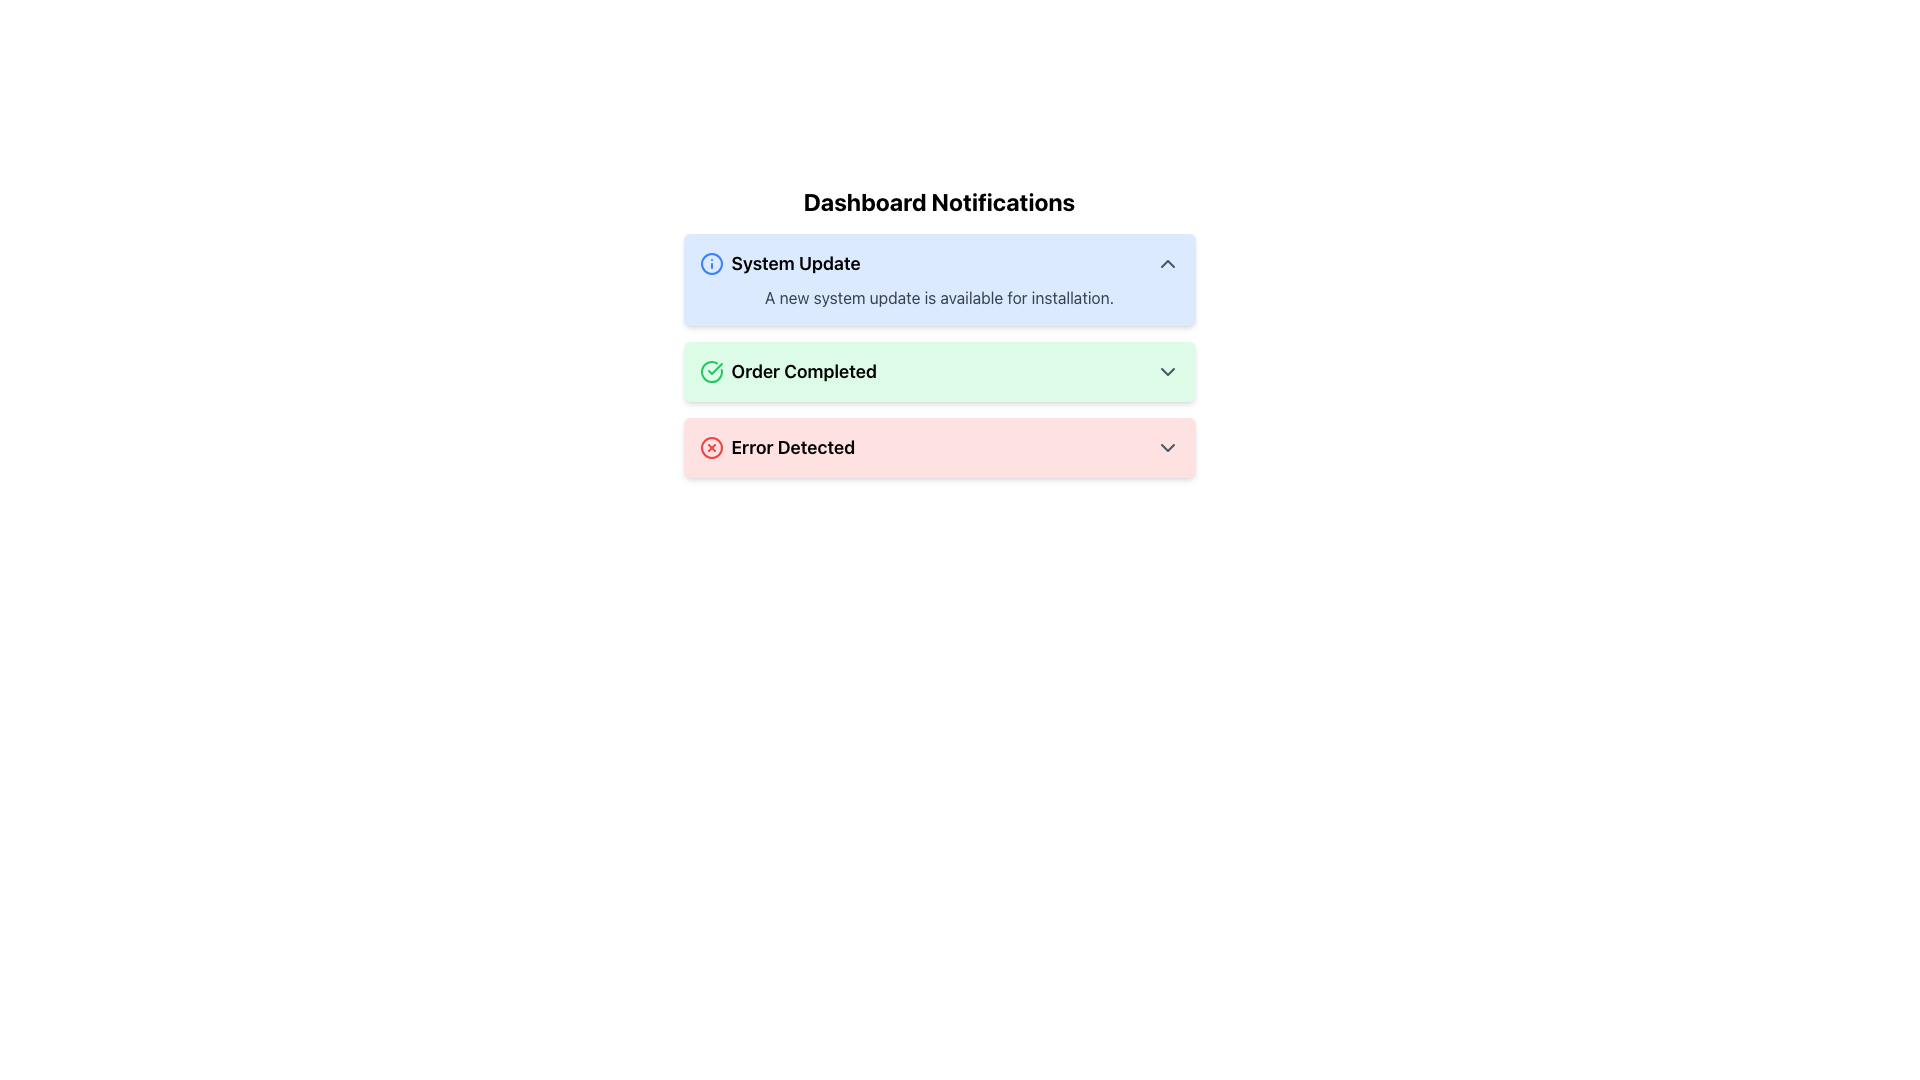 This screenshot has height=1080, width=1920. Describe the element at coordinates (711, 262) in the screenshot. I see `the outer circle of the blue information icon located to the left of the text 'System Update' in the topmost notification block` at that location.